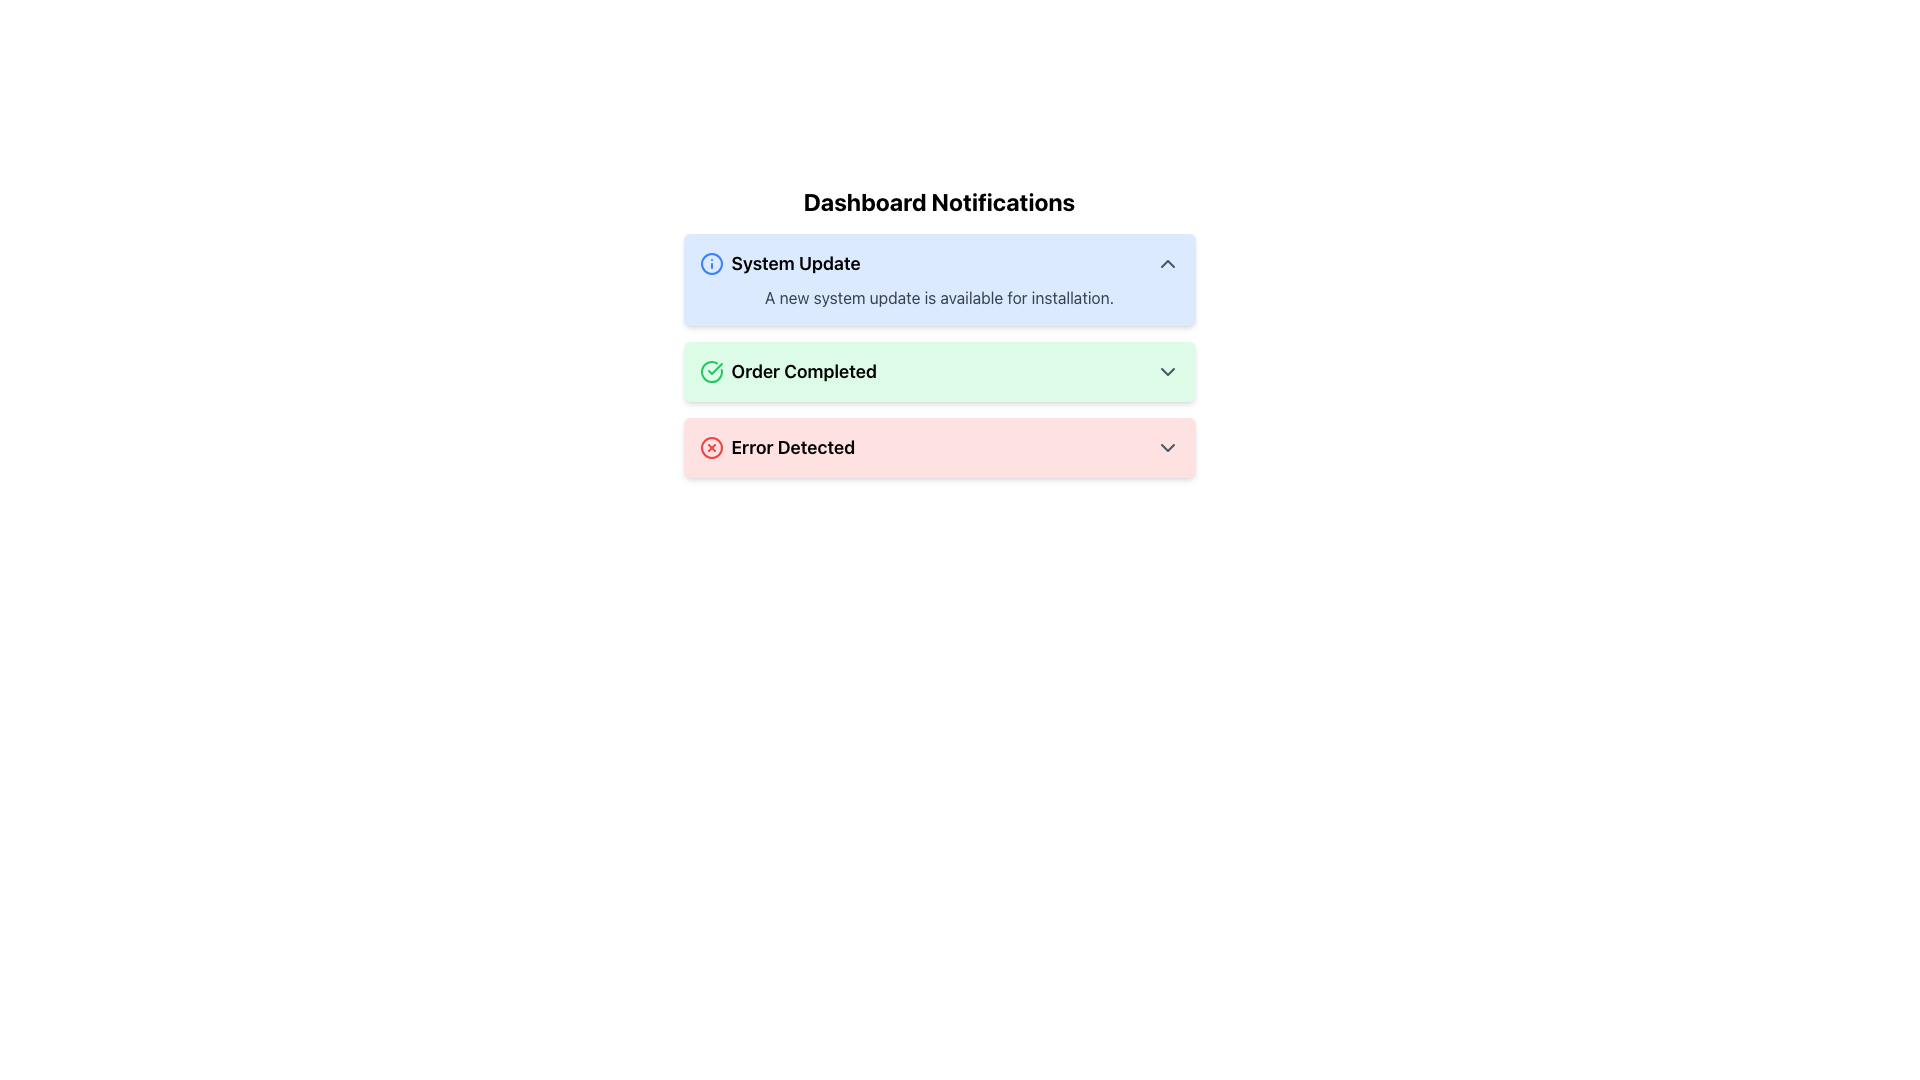 This screenshot has height=1080, width=1920. Describe the element at coordinates (711, 262) in the screenshot. I see `the outer circle of the blue information icon located to the left of the text 'System Update' in the topmost notification block` at that location.